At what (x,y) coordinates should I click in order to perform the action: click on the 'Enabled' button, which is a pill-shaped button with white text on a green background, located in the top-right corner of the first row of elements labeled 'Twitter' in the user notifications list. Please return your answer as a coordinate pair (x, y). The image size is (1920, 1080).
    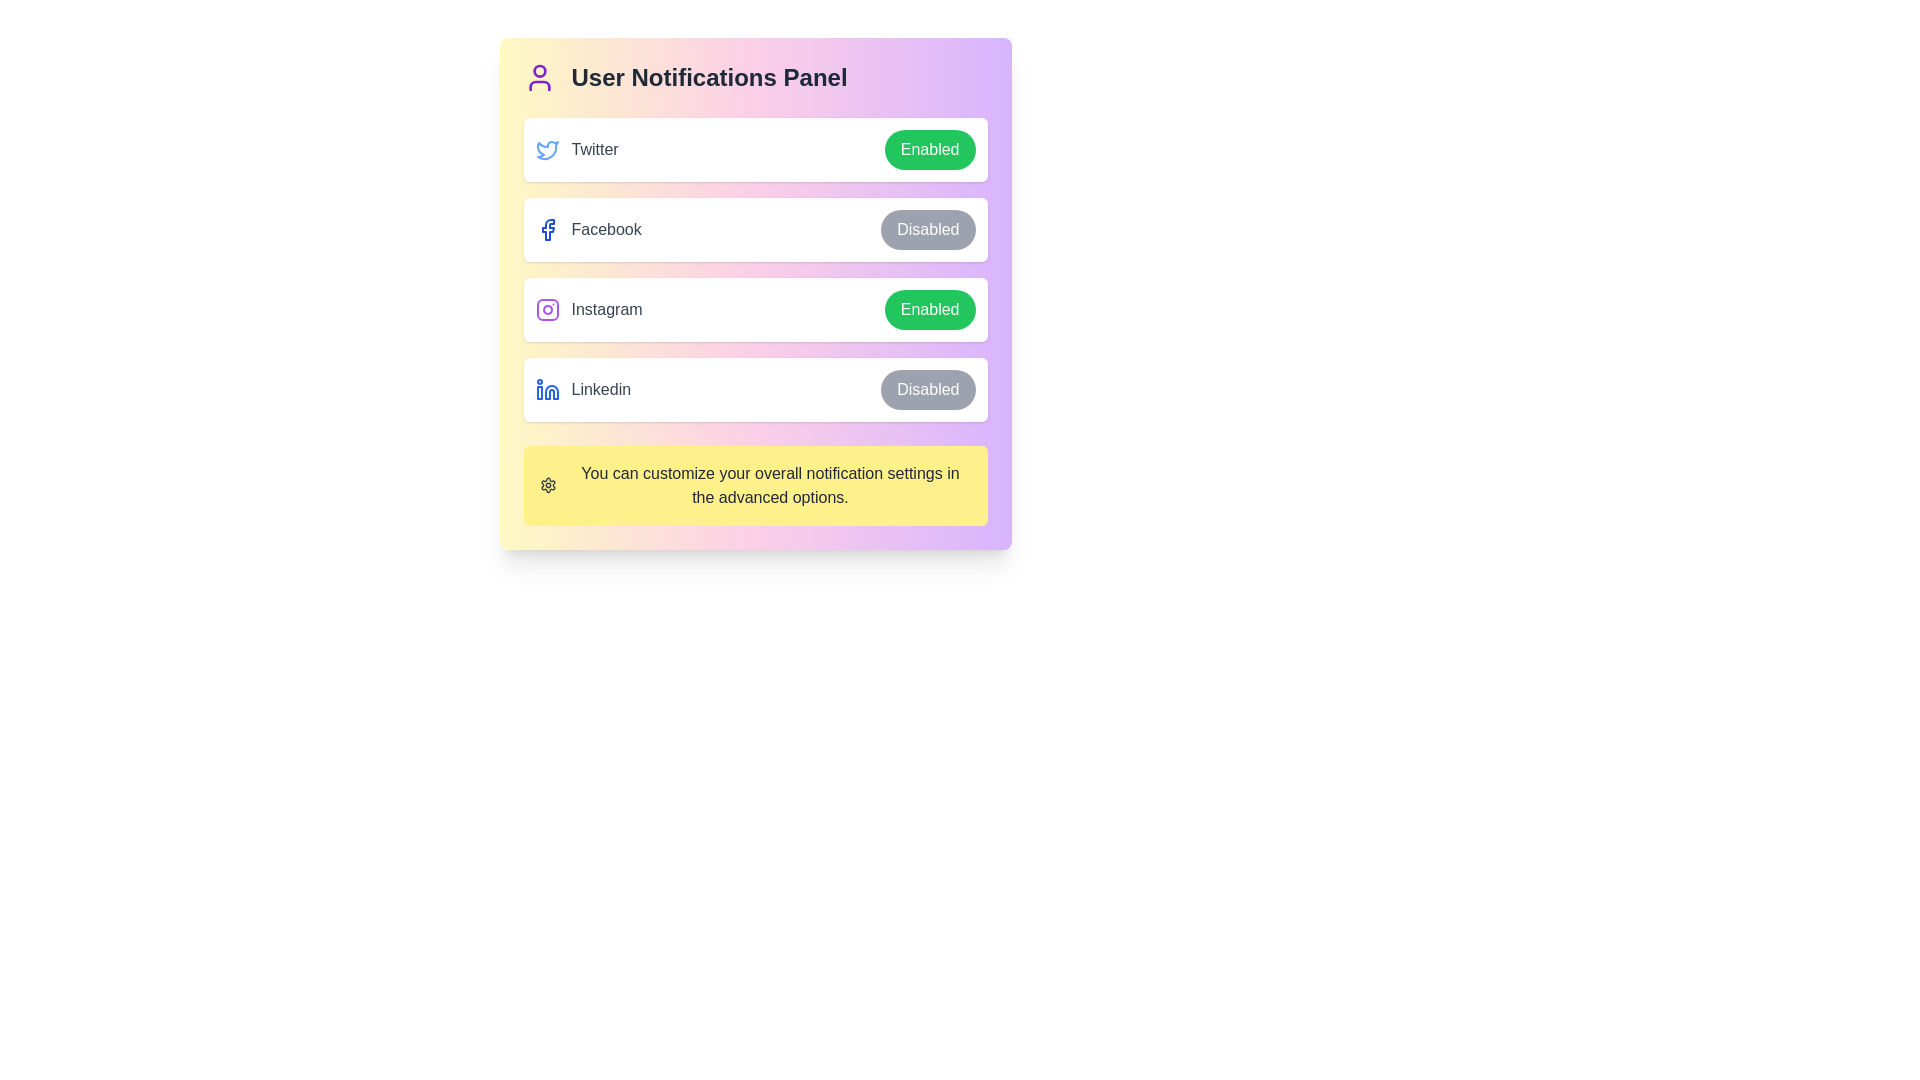
    Looking at the image, I should click on (929, 149).